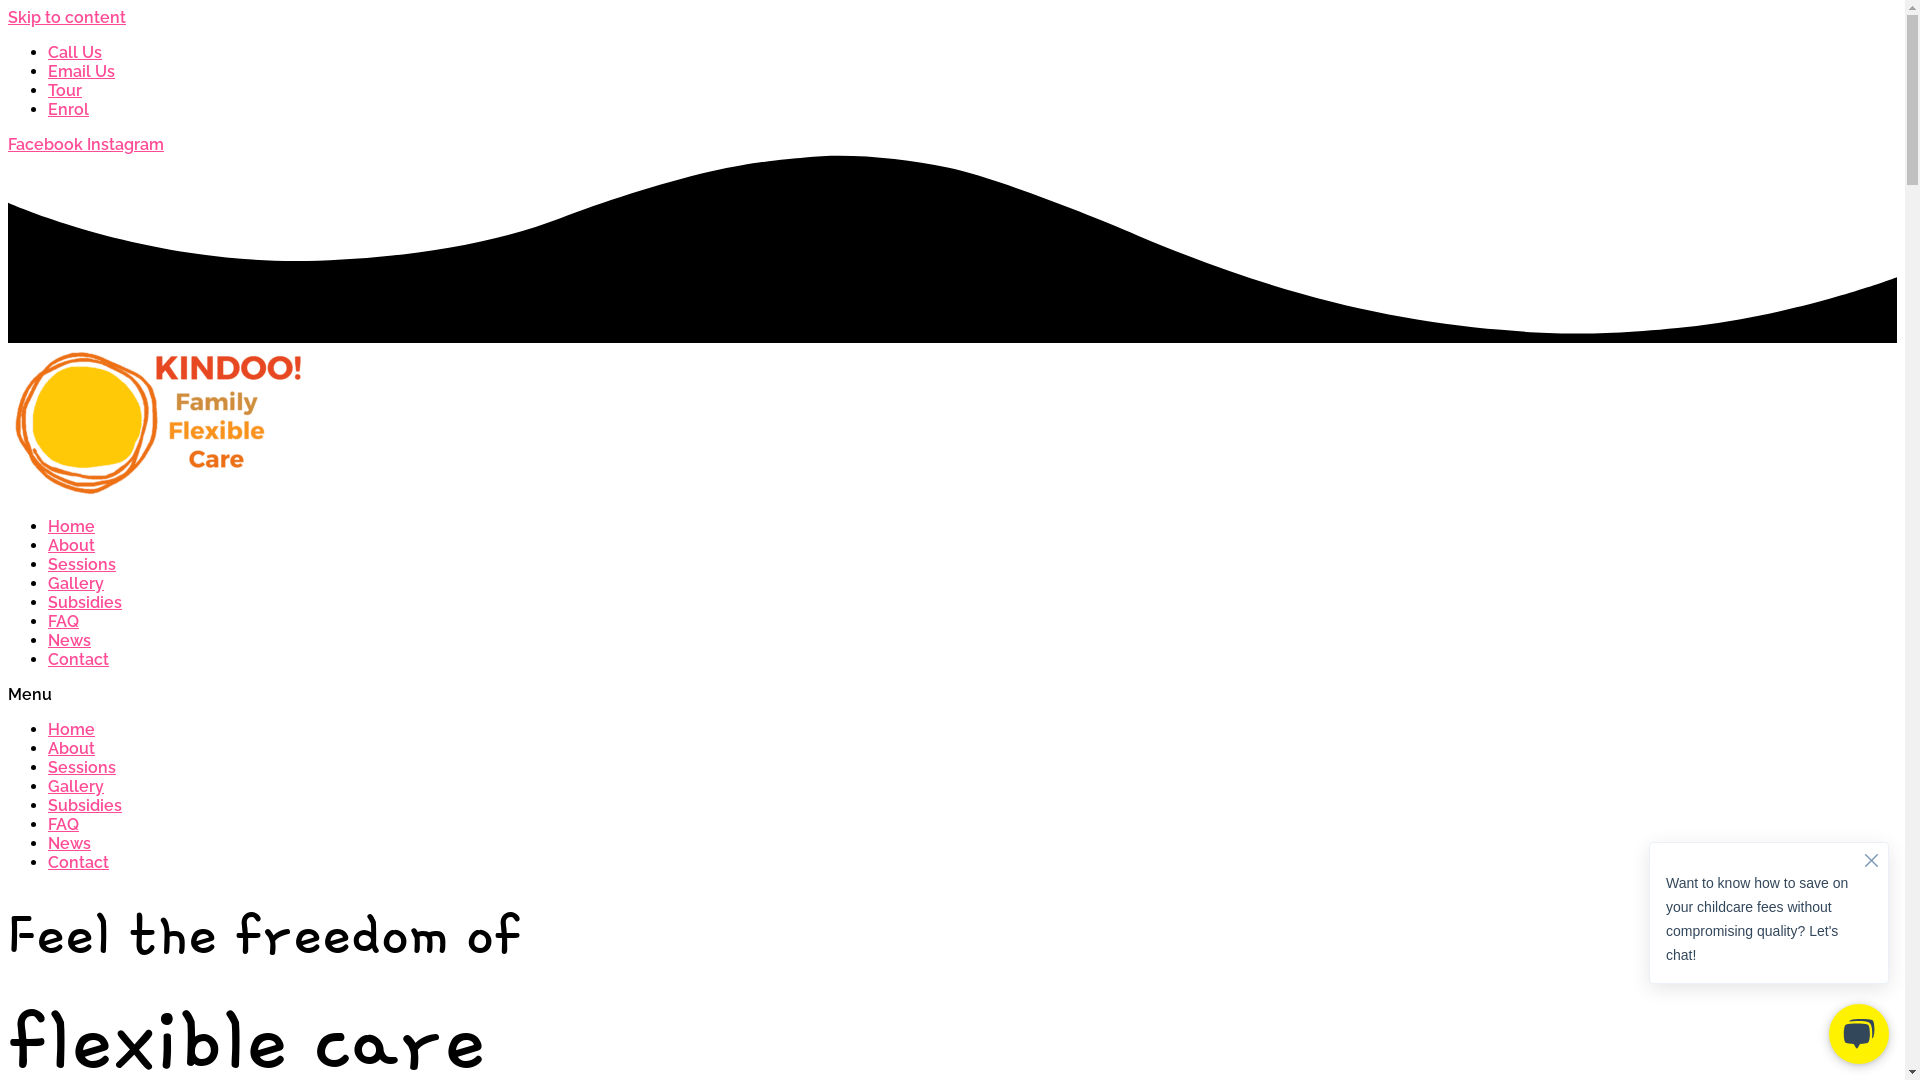  Describe the element at coordinates (63, 620) in the screenshot. I see `'FAQ'` at that location.